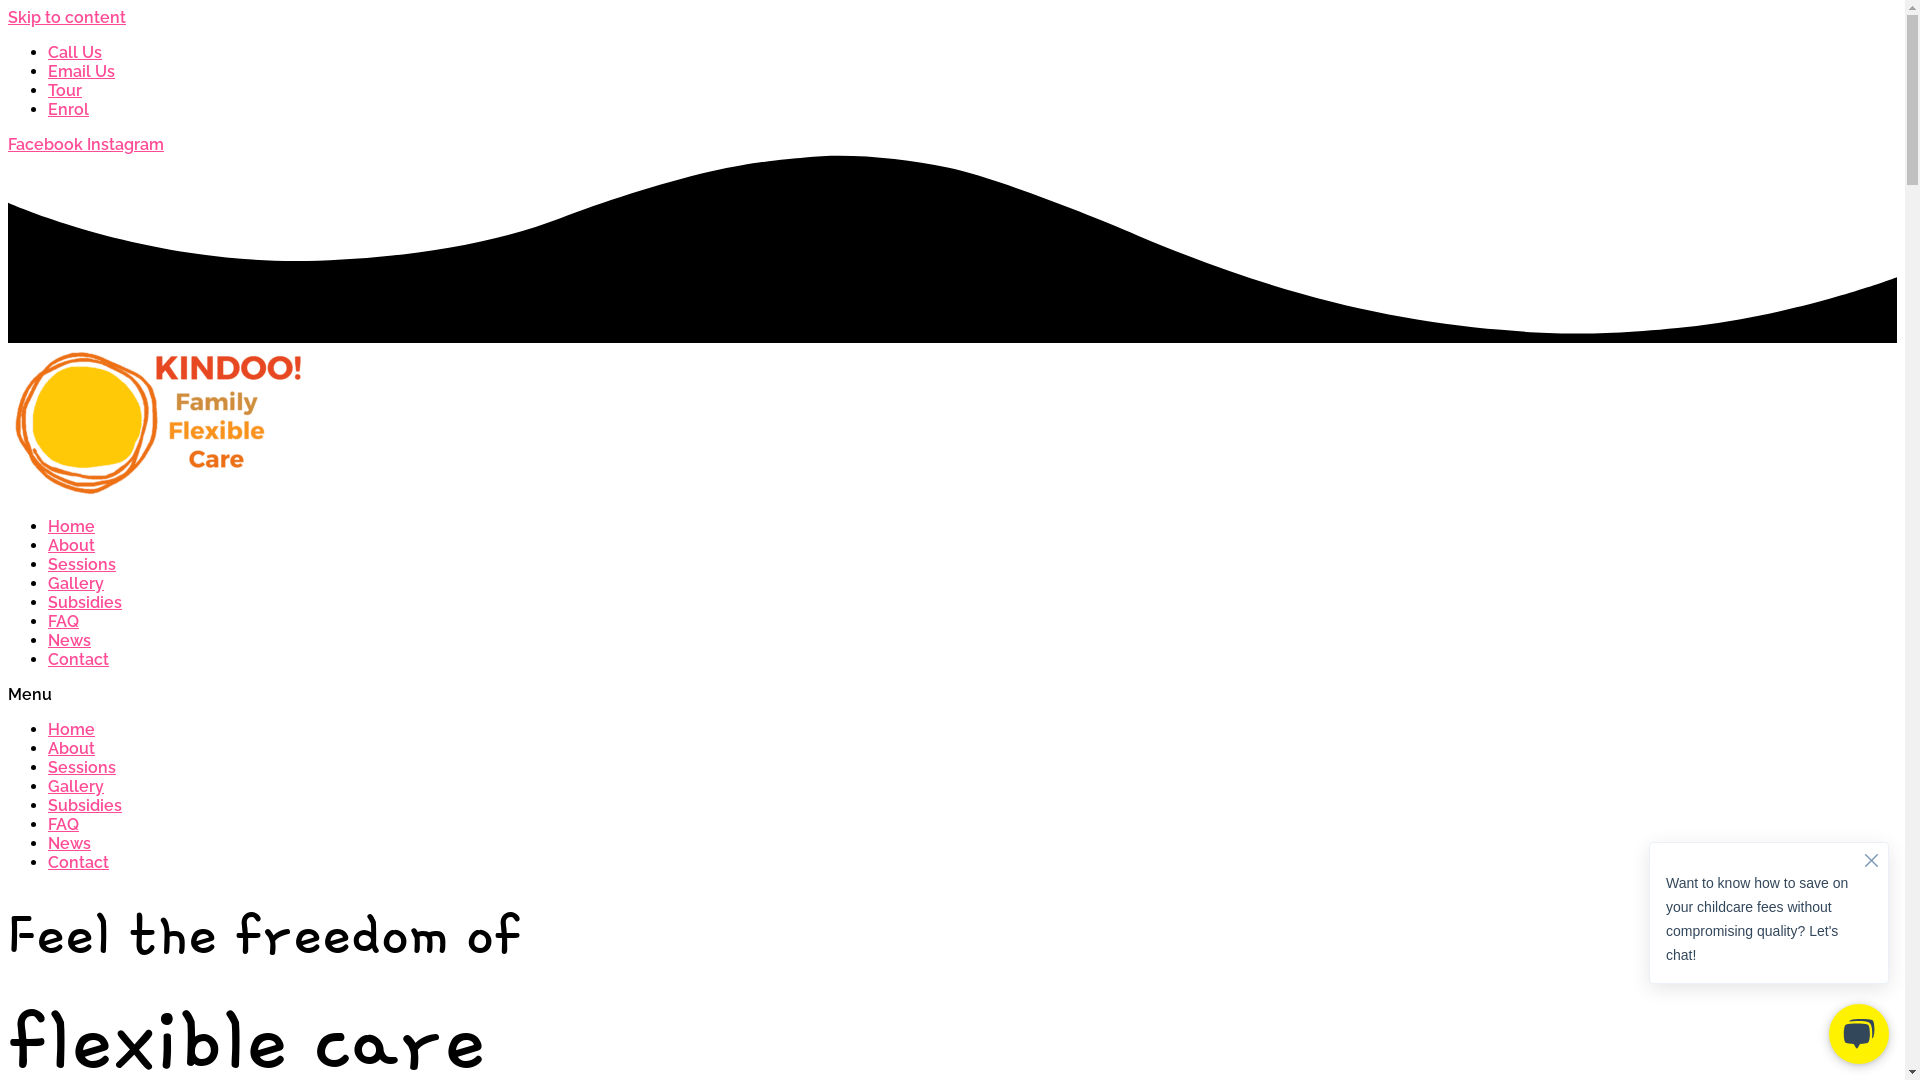  Describe the element at coordinates (63, 620) in the screenshot. I see `'FAQ'` at that location.